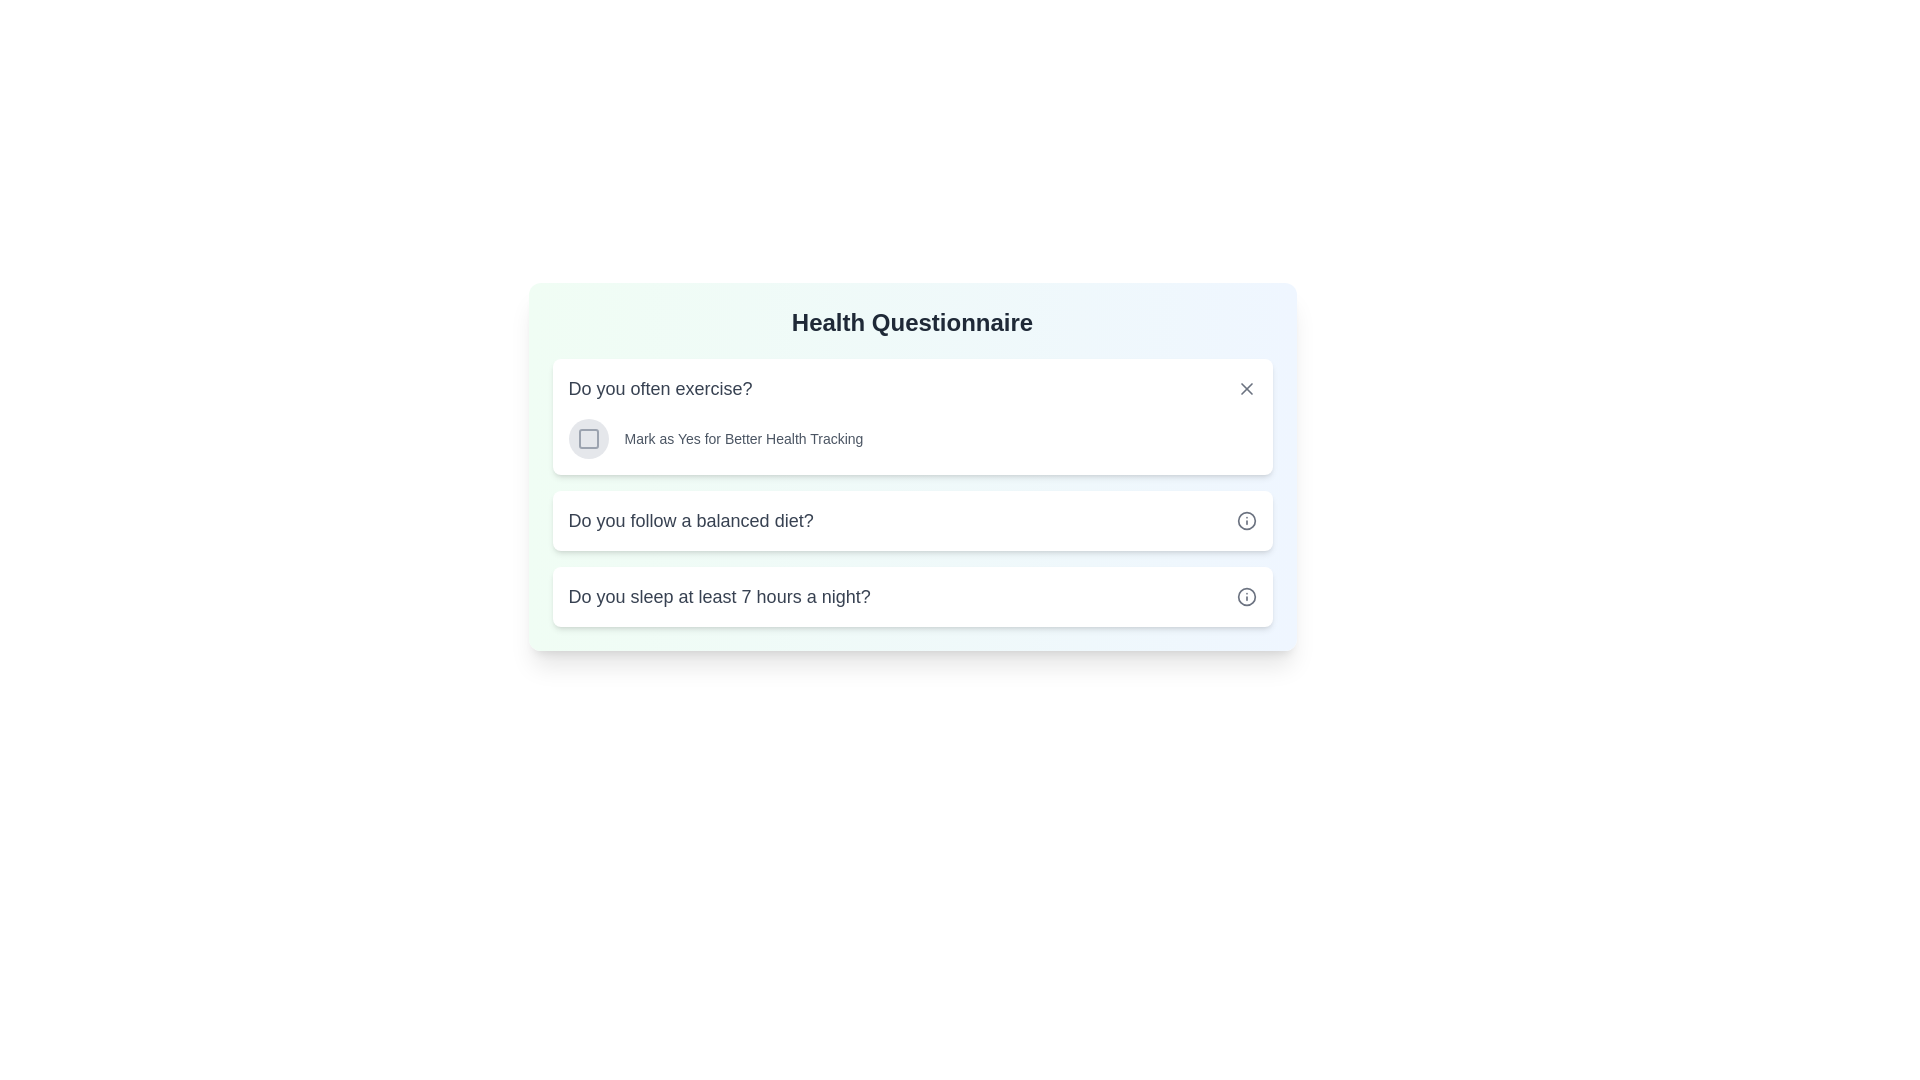  I want to click on the 'Health Questionnaire' Label, which is a bold, large text in dark gray color positioned at the top of a health-related questions section, so click(911, 322).